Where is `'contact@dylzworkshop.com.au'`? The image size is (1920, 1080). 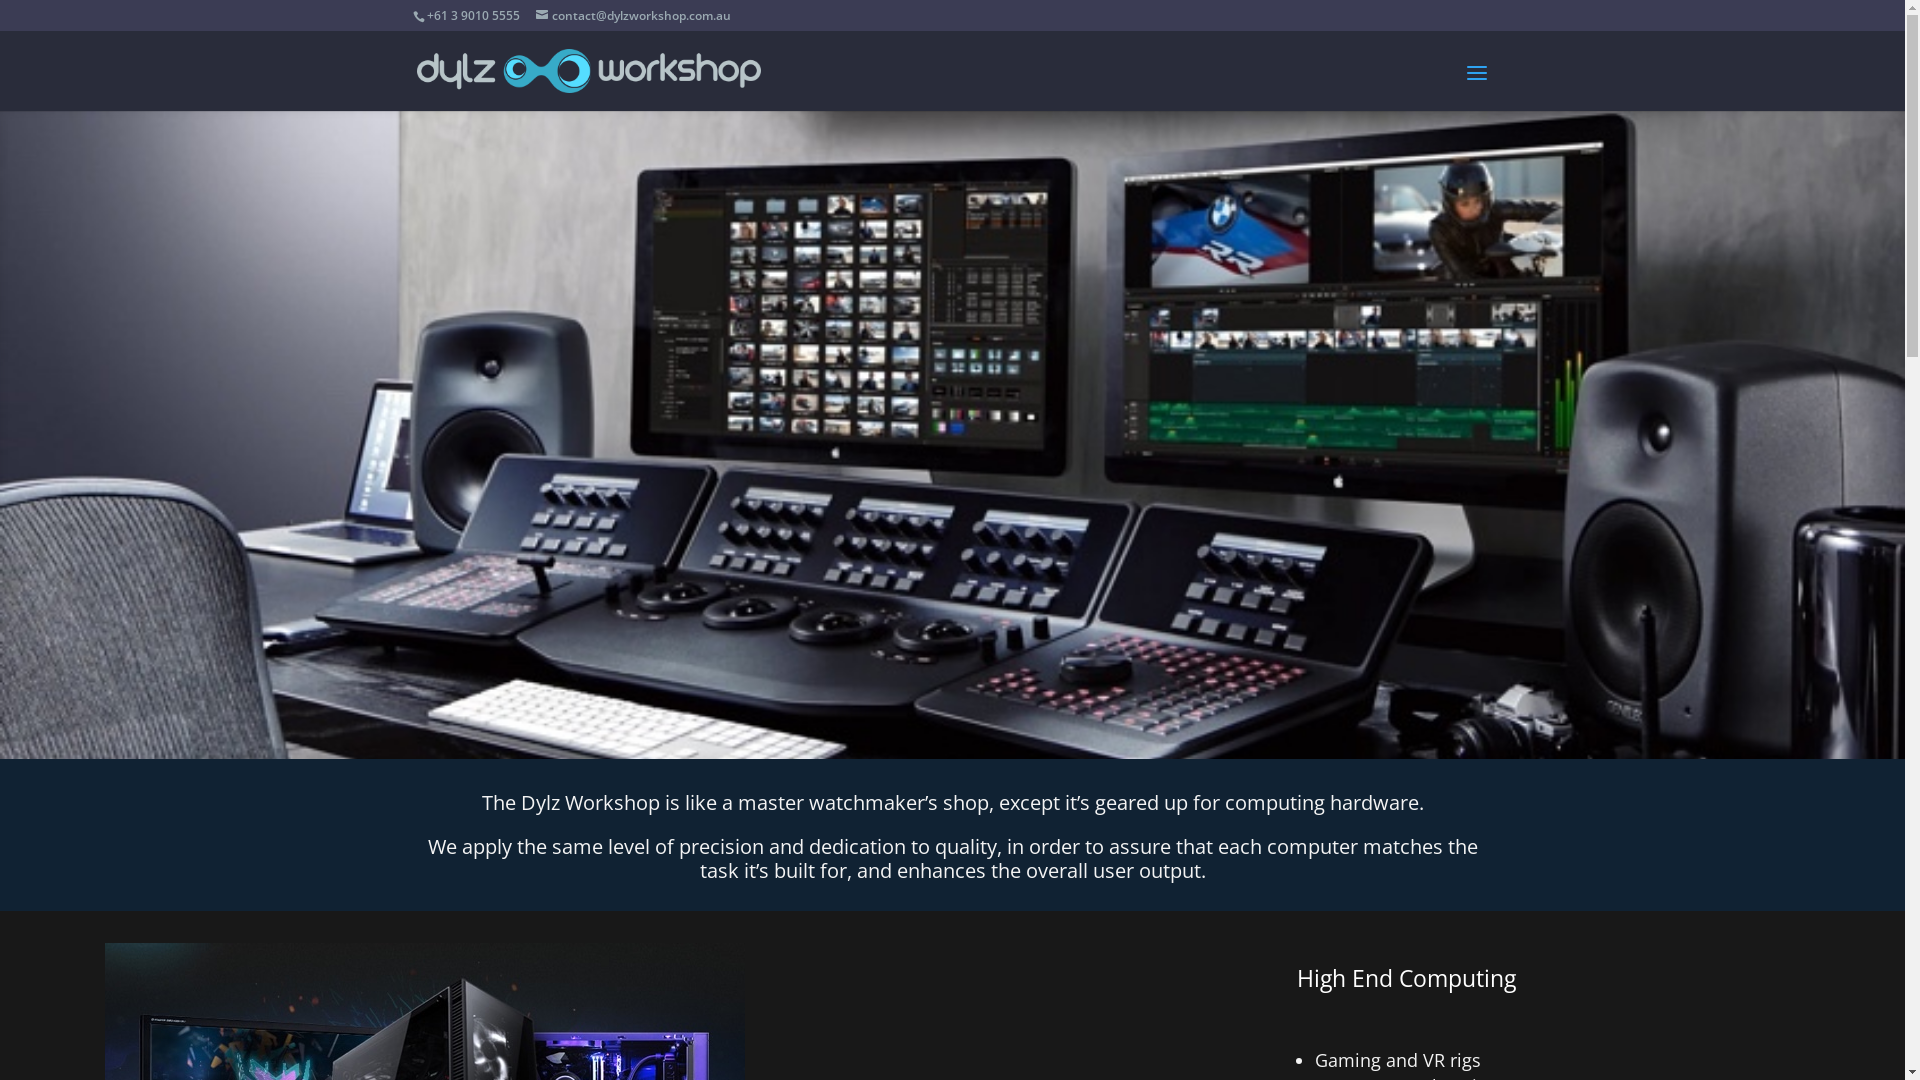 'contact@dylzworkshop.com.au' is located at coordinates (632, 15).